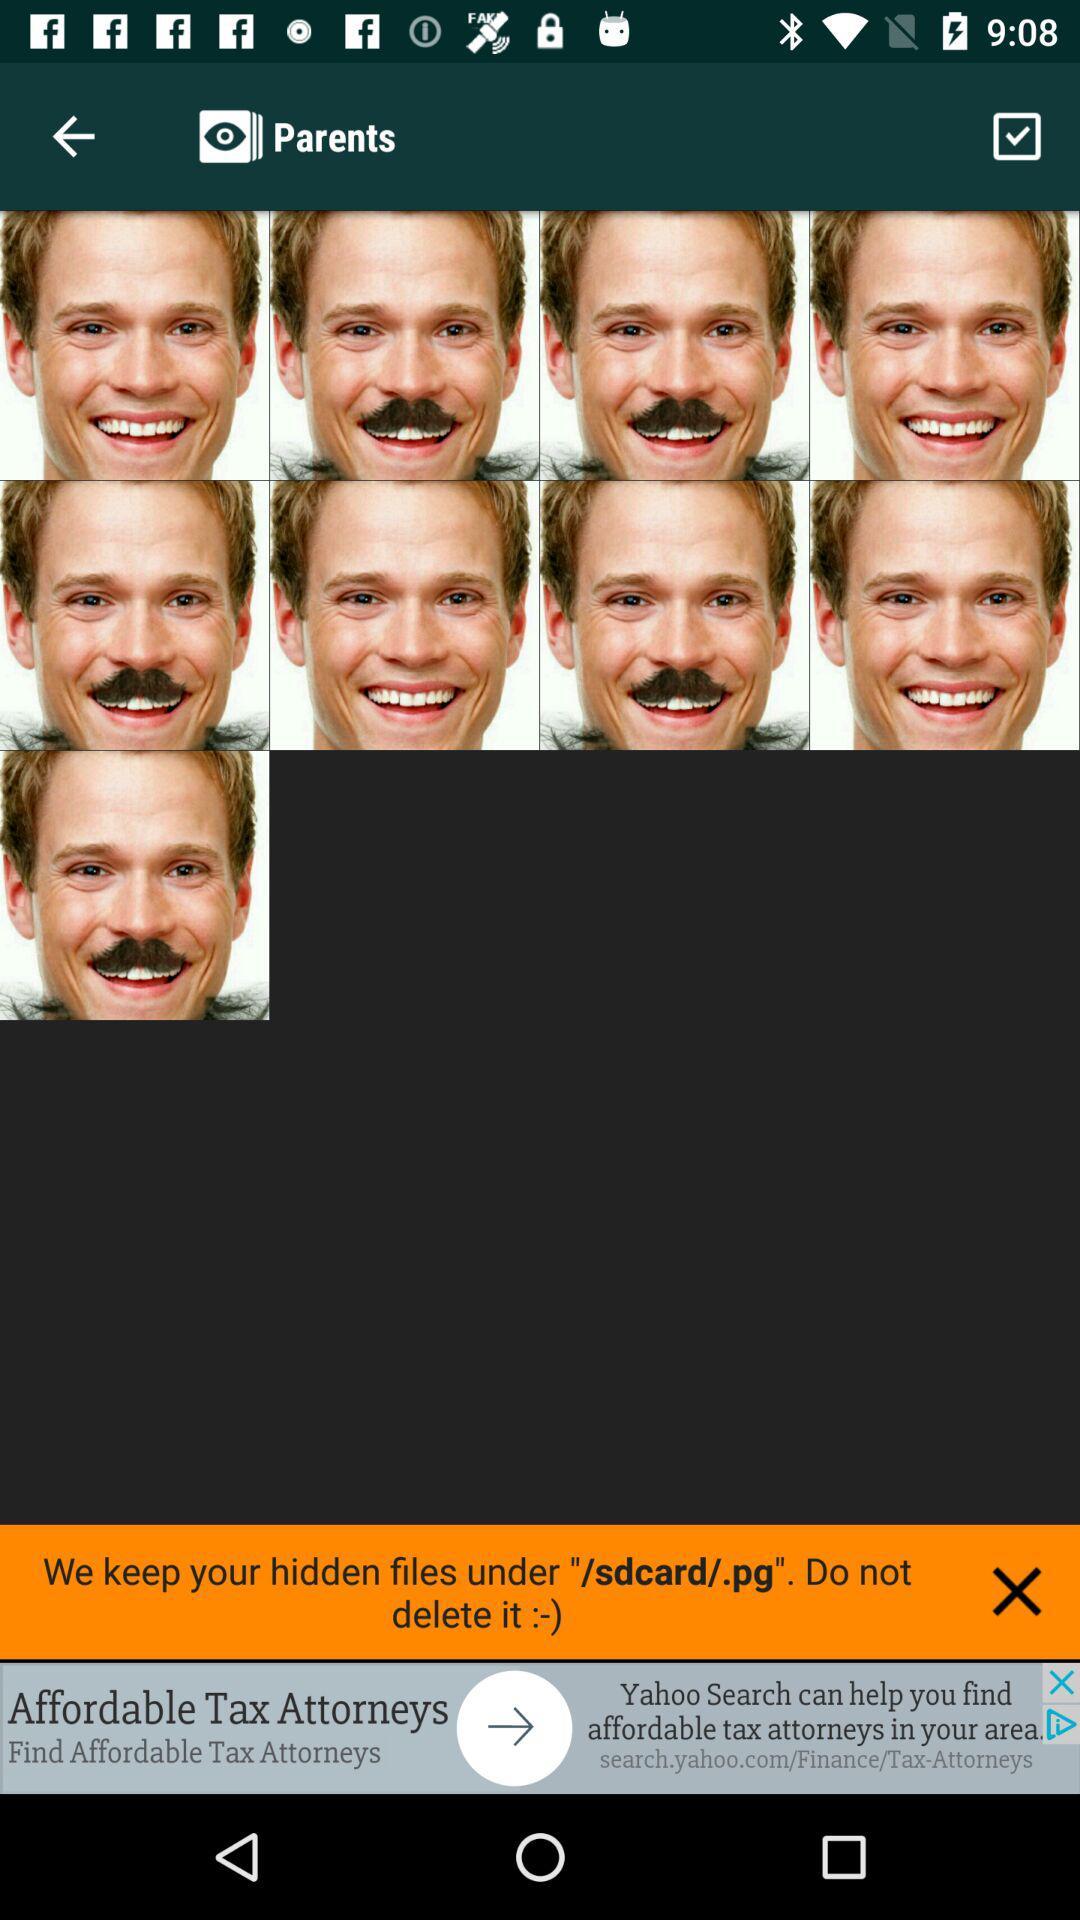 The width and height of the screenshot is (1080, 1920). Describe the element at coordinates (1017, 1590) in the screenshot. I see `the close icon` at that location.